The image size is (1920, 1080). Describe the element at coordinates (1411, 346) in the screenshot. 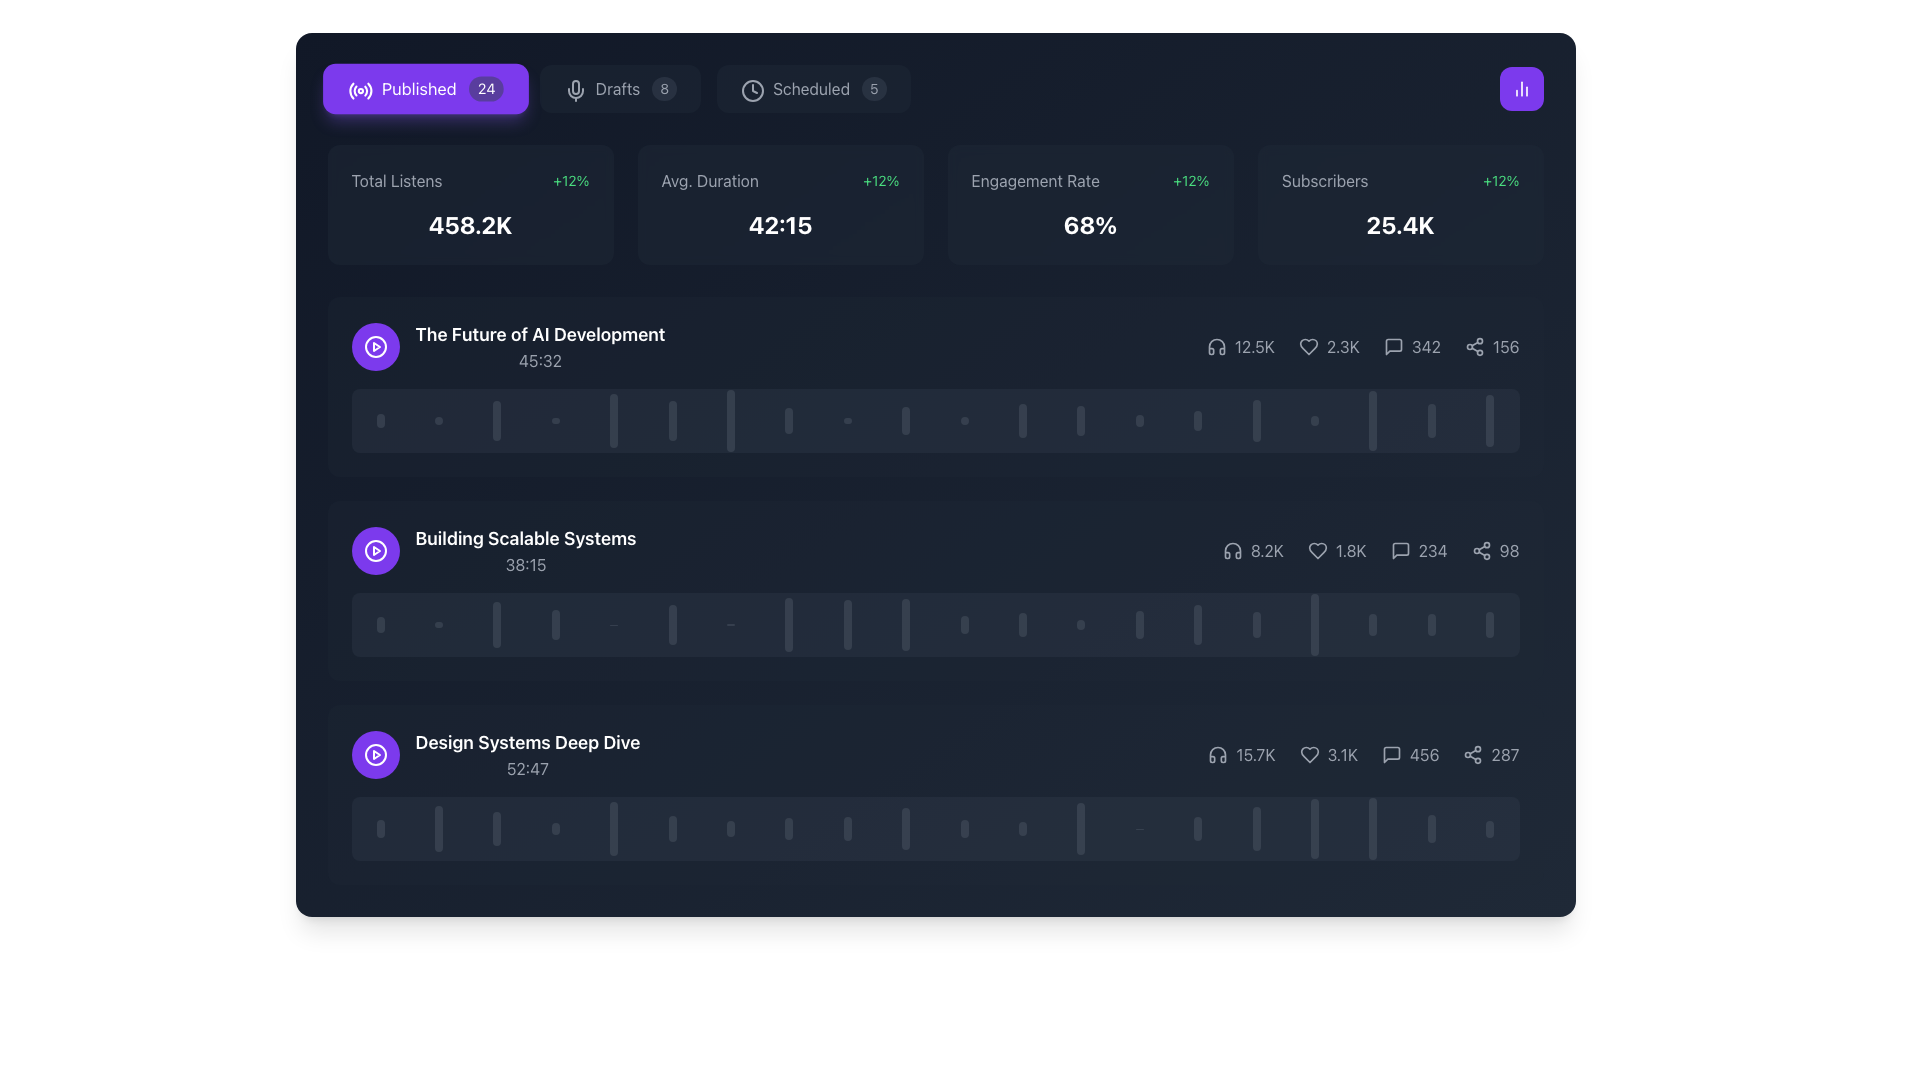

I see `the text '342' with the speech bubble icon` at that location.